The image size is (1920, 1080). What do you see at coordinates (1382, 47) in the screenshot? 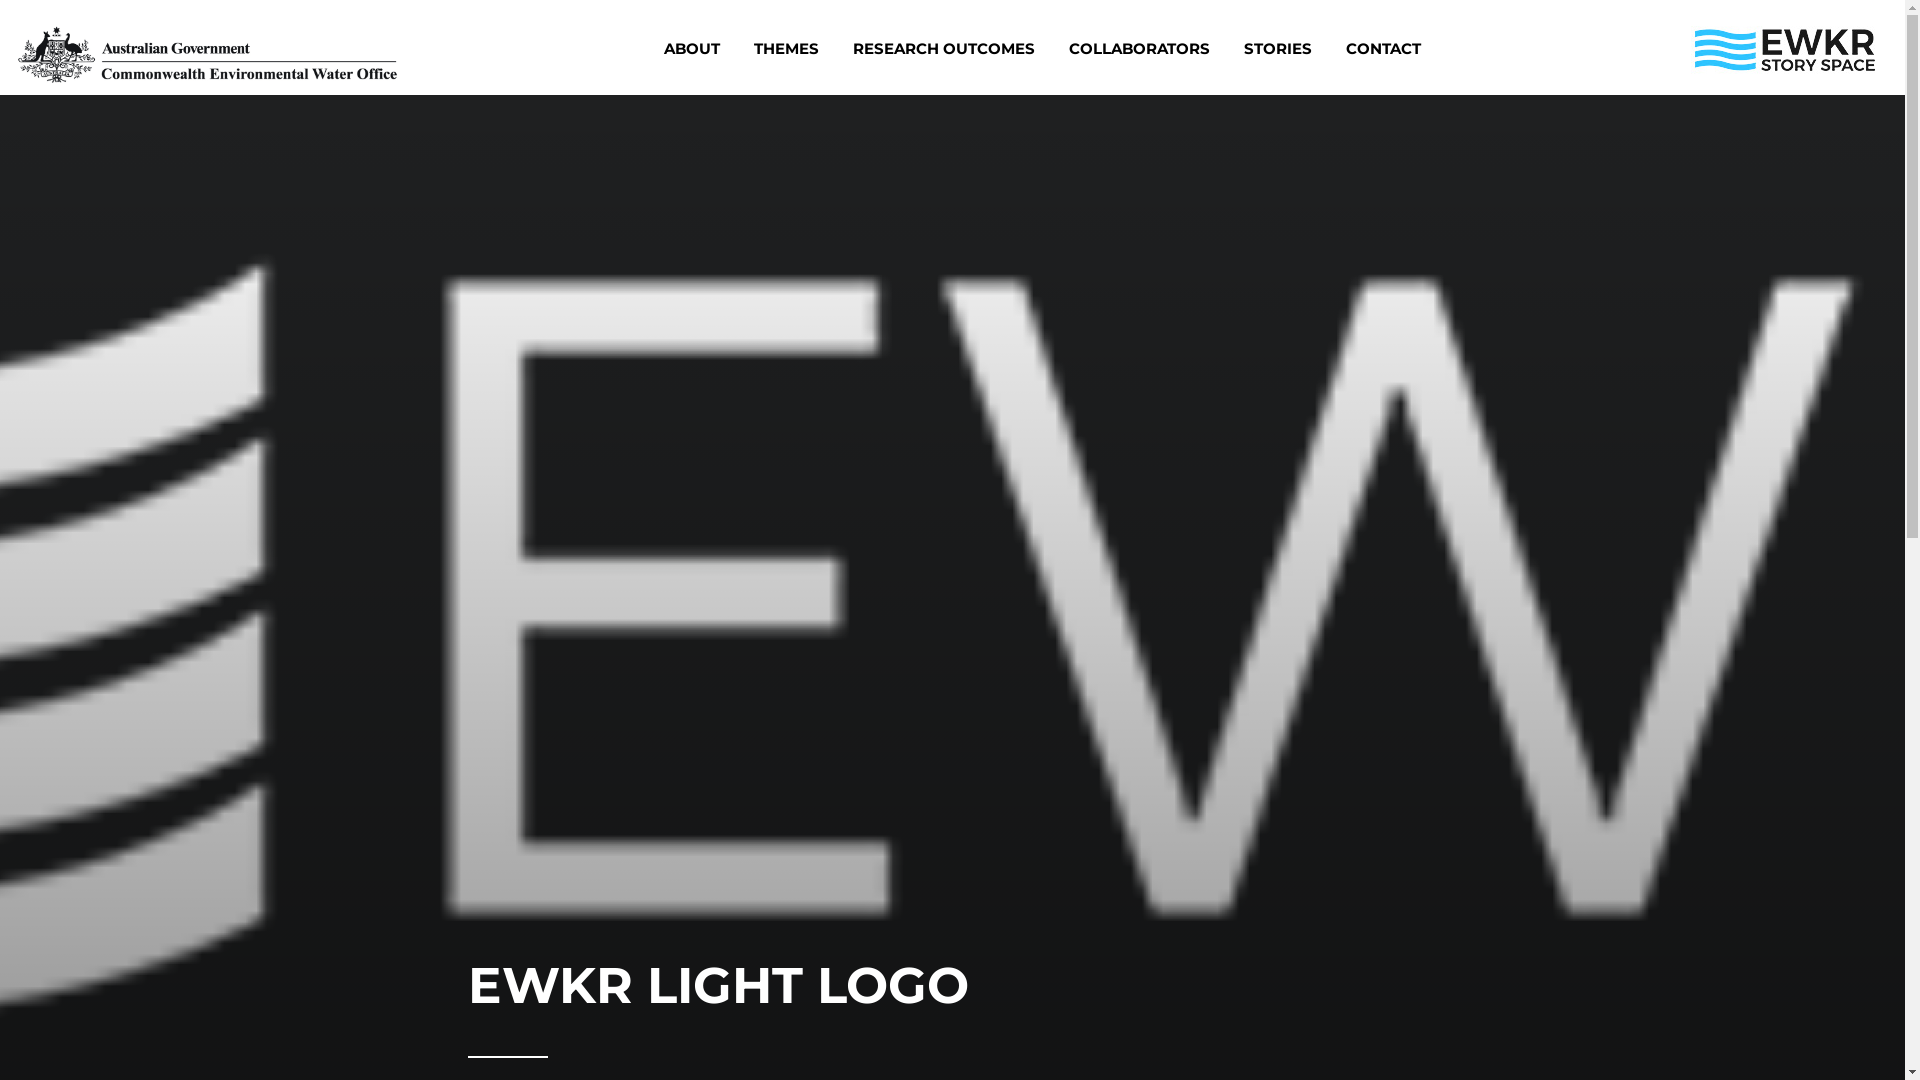
I see `'CONTACT'` at bounding box center [1382, 47].